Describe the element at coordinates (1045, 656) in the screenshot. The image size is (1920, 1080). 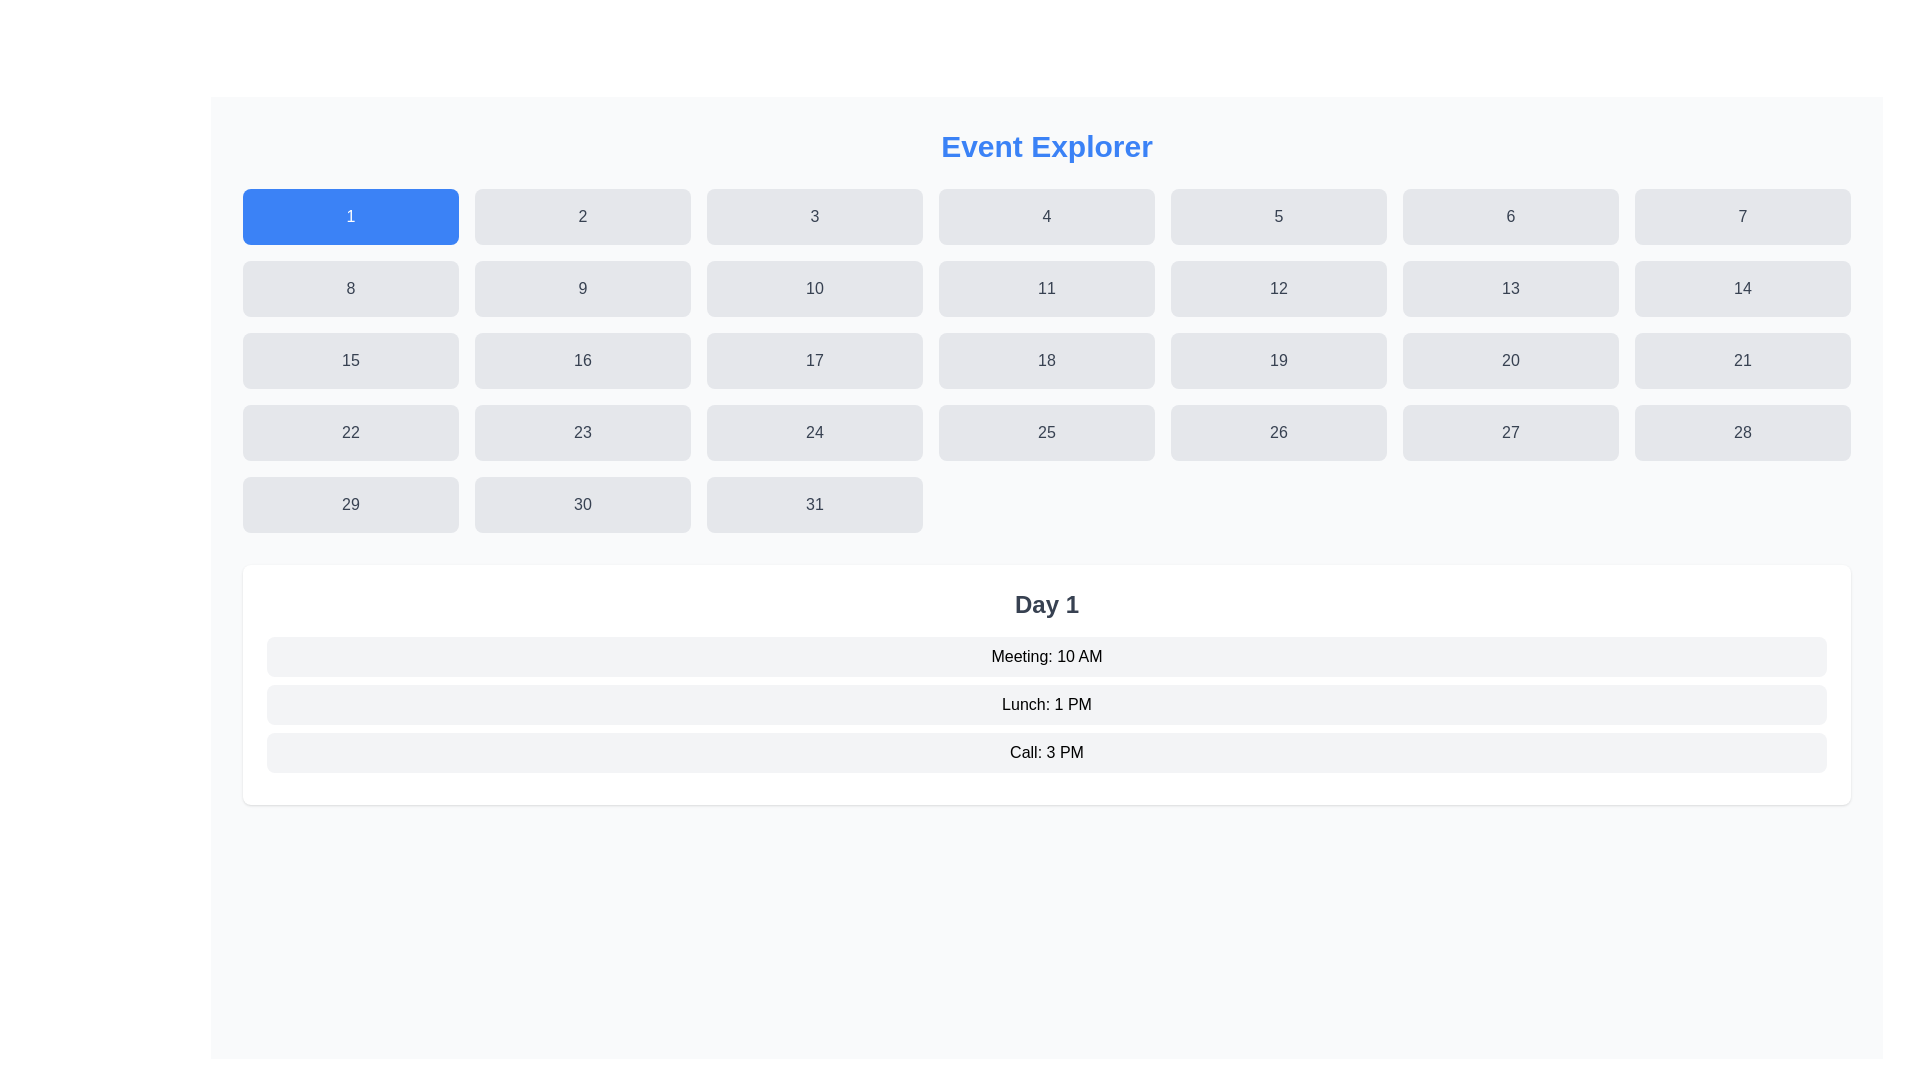
I see `the Text Label indicating an event scheduled for 10 AM, which is the first item in the 'Day 1' section, above 'Lunch: 1 PM' and 'Call: 3 PM'` at that location.